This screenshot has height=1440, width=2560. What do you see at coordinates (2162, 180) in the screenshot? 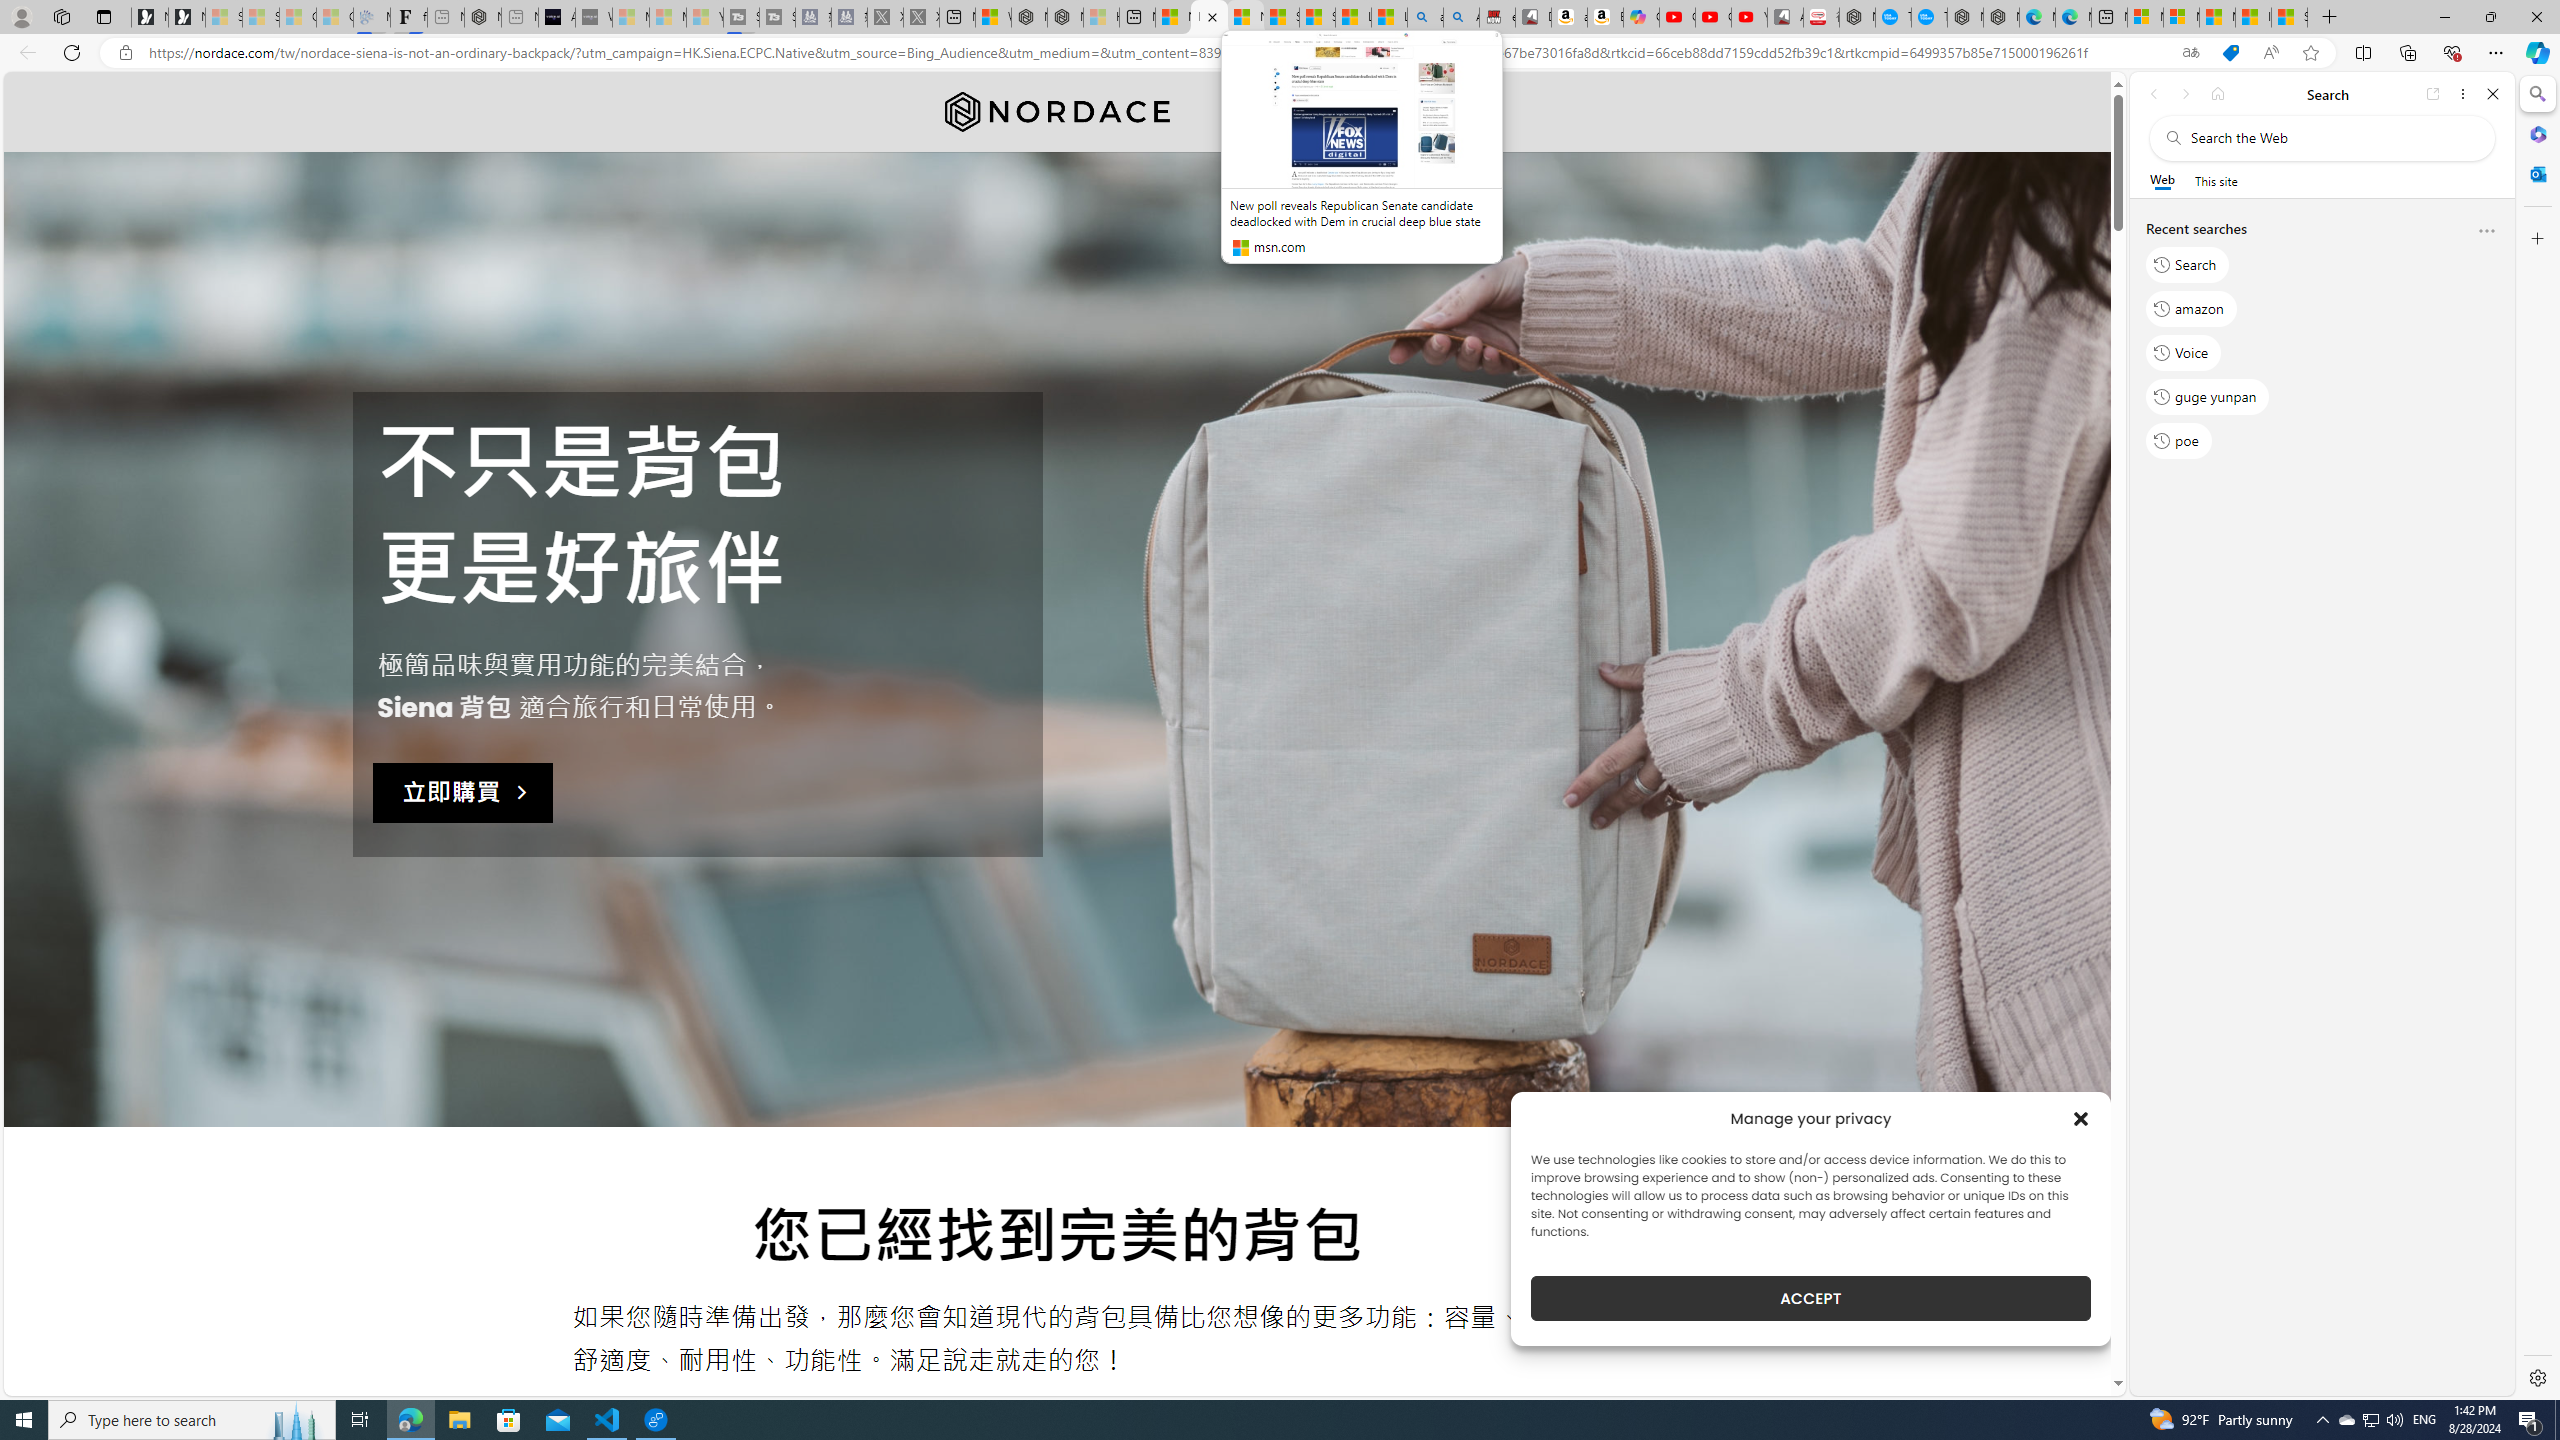
I see `'Web scope'` at bounding box center [2162, 180].